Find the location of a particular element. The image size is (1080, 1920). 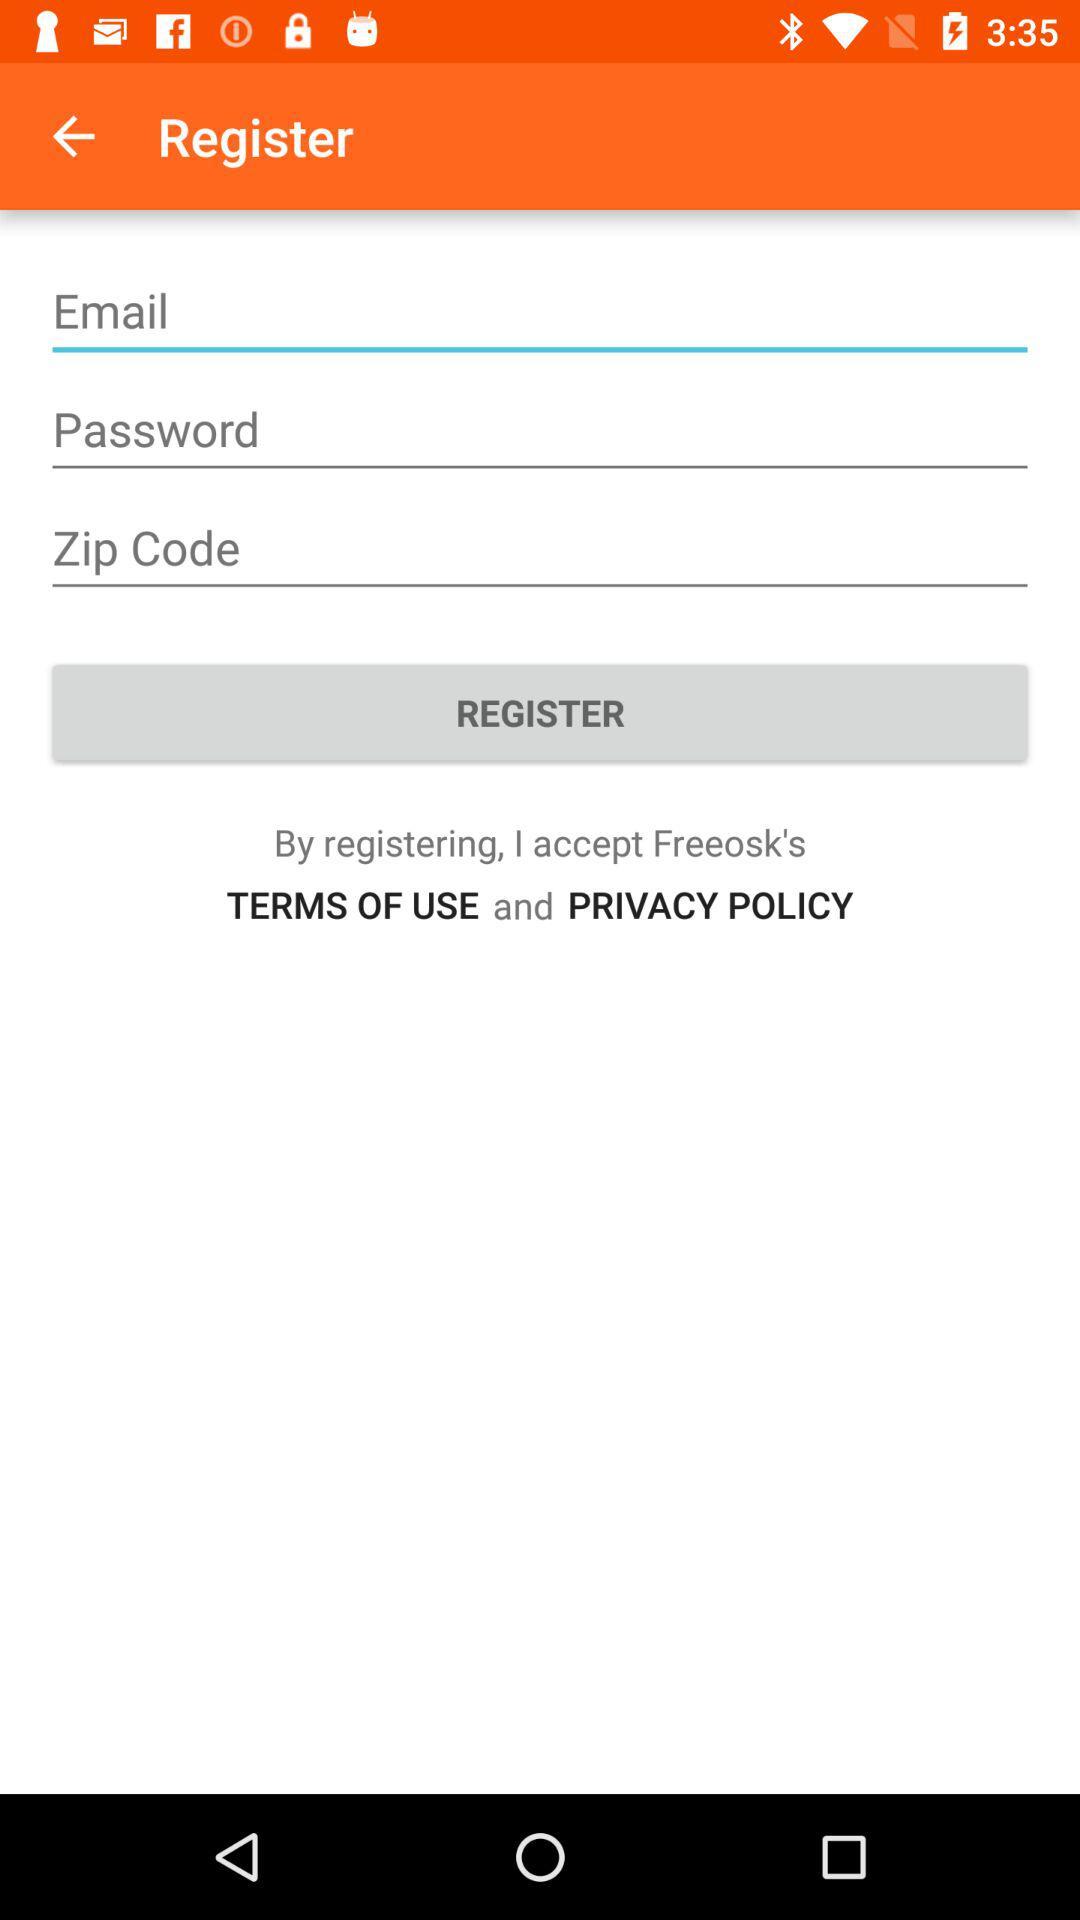

the item below register icon is located at coordinates (709, 903).